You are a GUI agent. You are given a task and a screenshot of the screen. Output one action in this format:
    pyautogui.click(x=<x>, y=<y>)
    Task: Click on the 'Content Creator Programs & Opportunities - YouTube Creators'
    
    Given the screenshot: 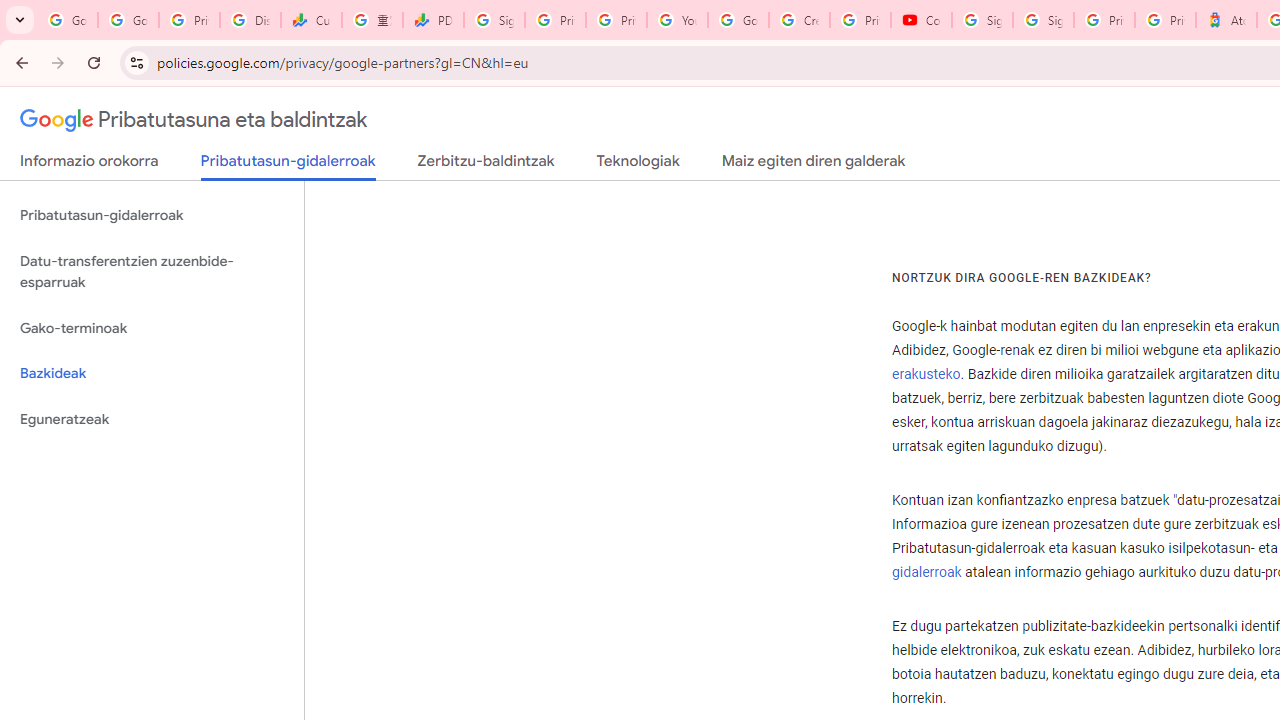 What is the action you would take?
    pyautogui.click(x=920, y=20)
    